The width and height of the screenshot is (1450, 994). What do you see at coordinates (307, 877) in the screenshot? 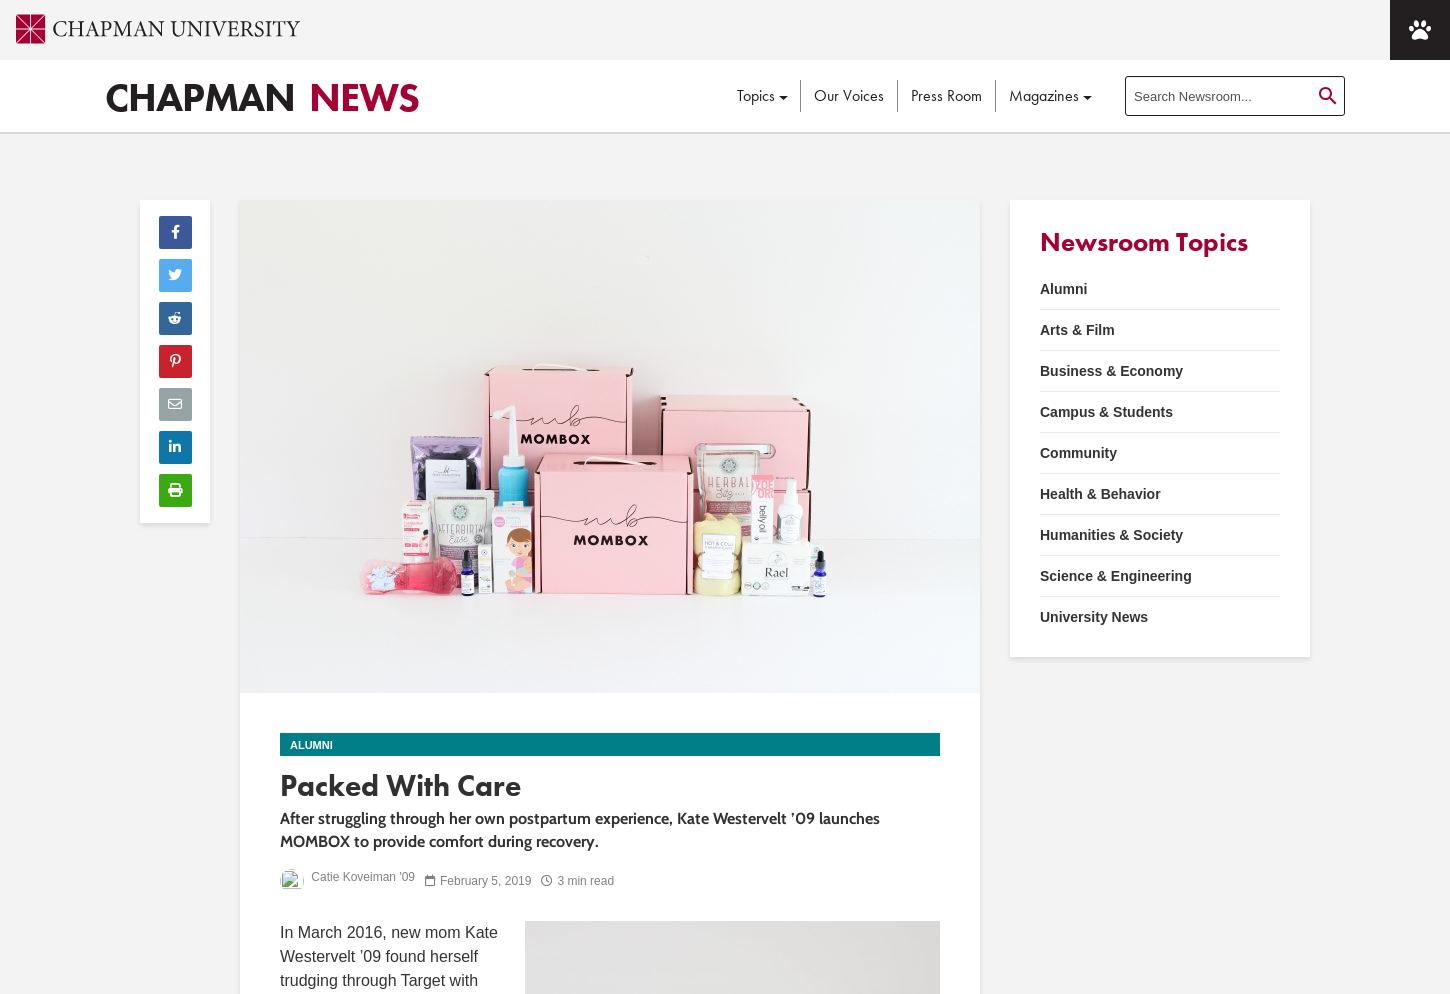
I see `'Catie Koveiman '09'` at bounding box center [307, 877].